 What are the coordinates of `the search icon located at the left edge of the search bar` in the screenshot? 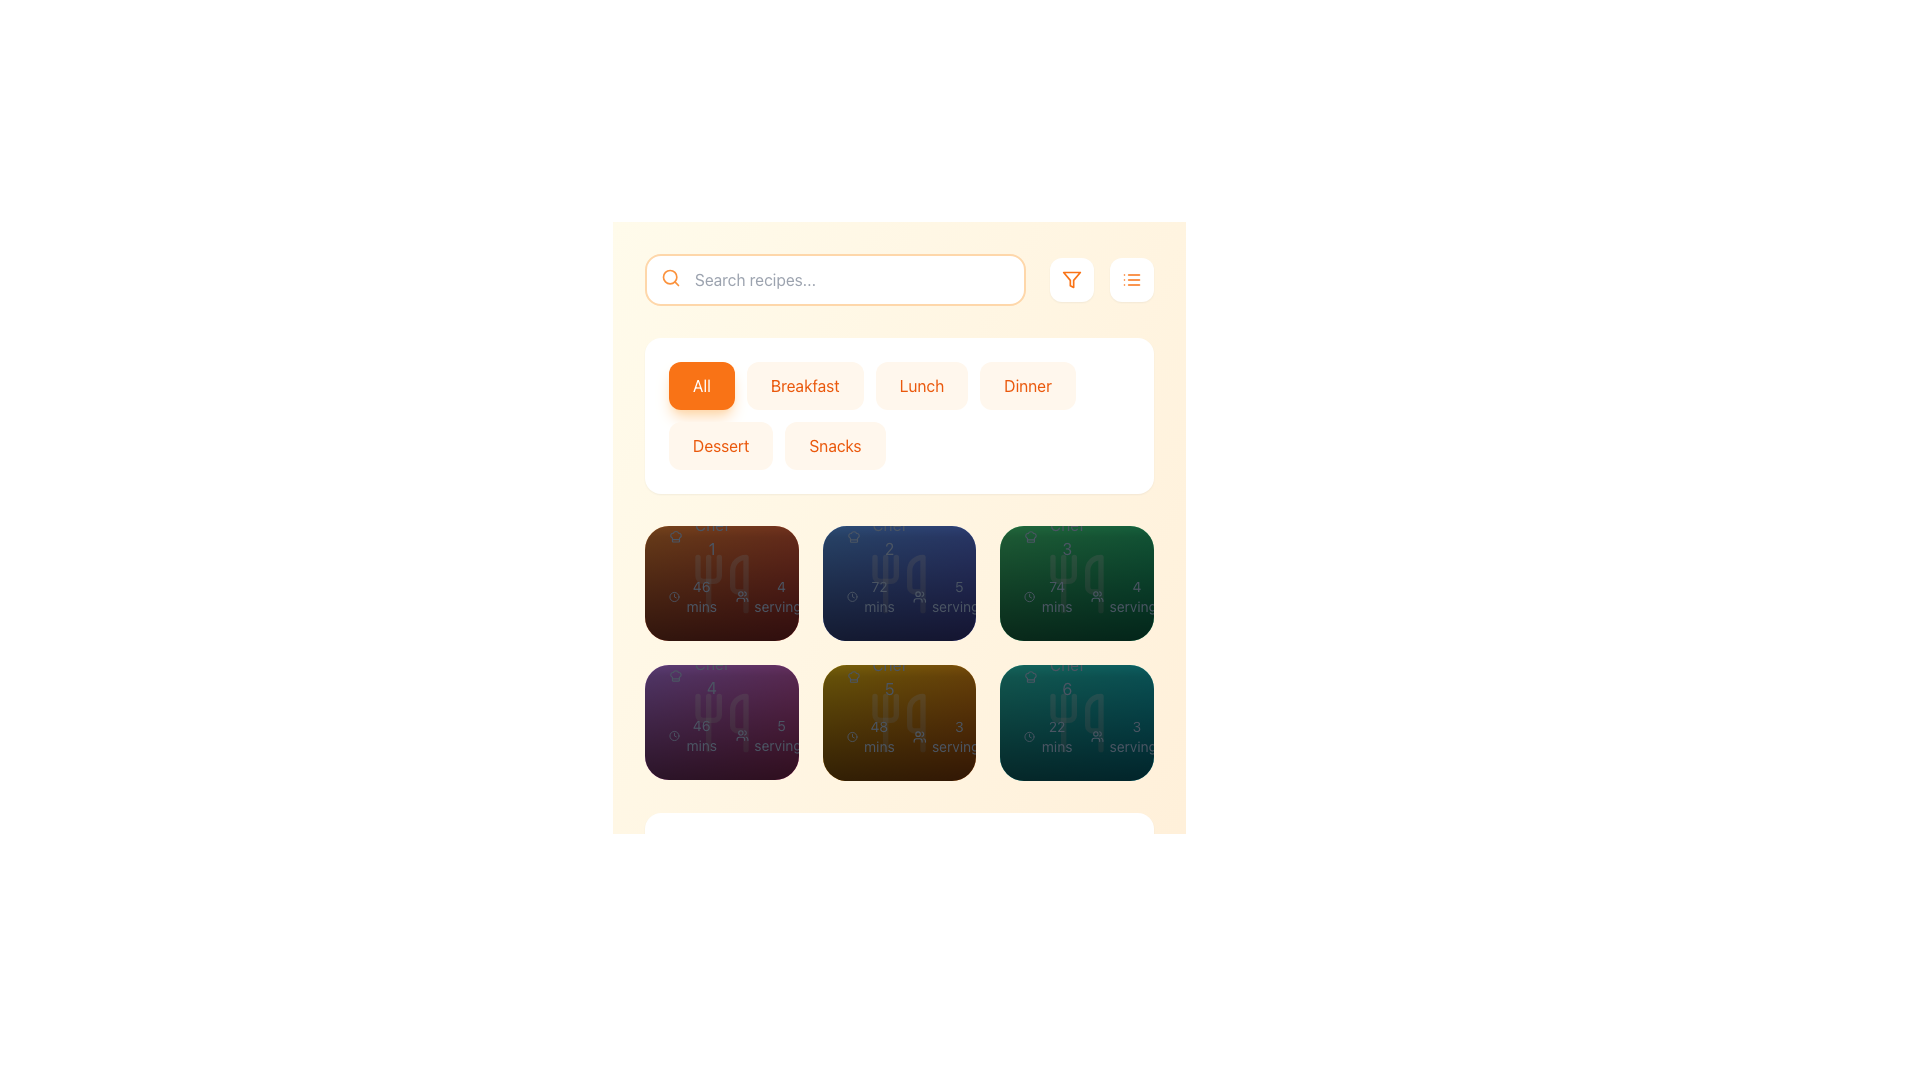 It's located at (671, 277).